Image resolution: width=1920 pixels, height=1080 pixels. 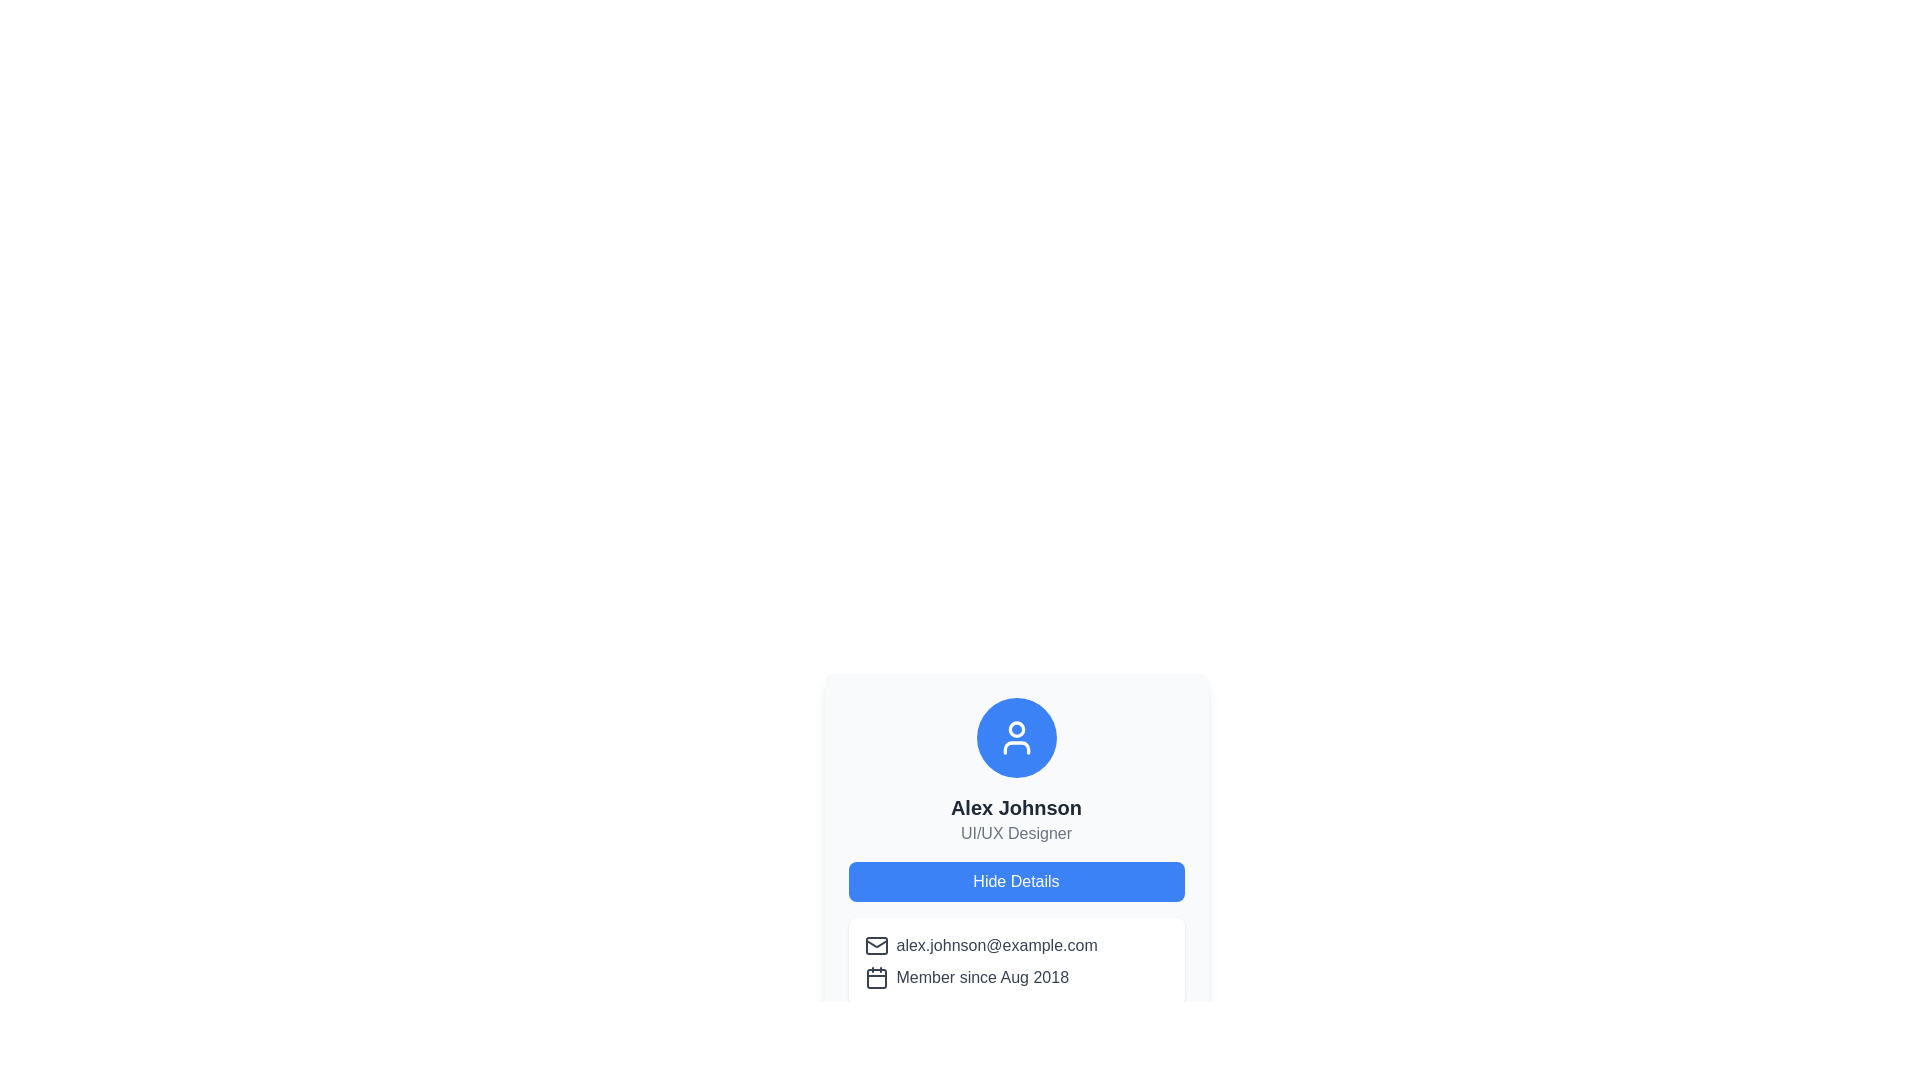 I want to click on the circular graphical illustration component representing the user profile's head, which is colored blue and white and located at the top of the user profile card, so click(x=1016, y=729).